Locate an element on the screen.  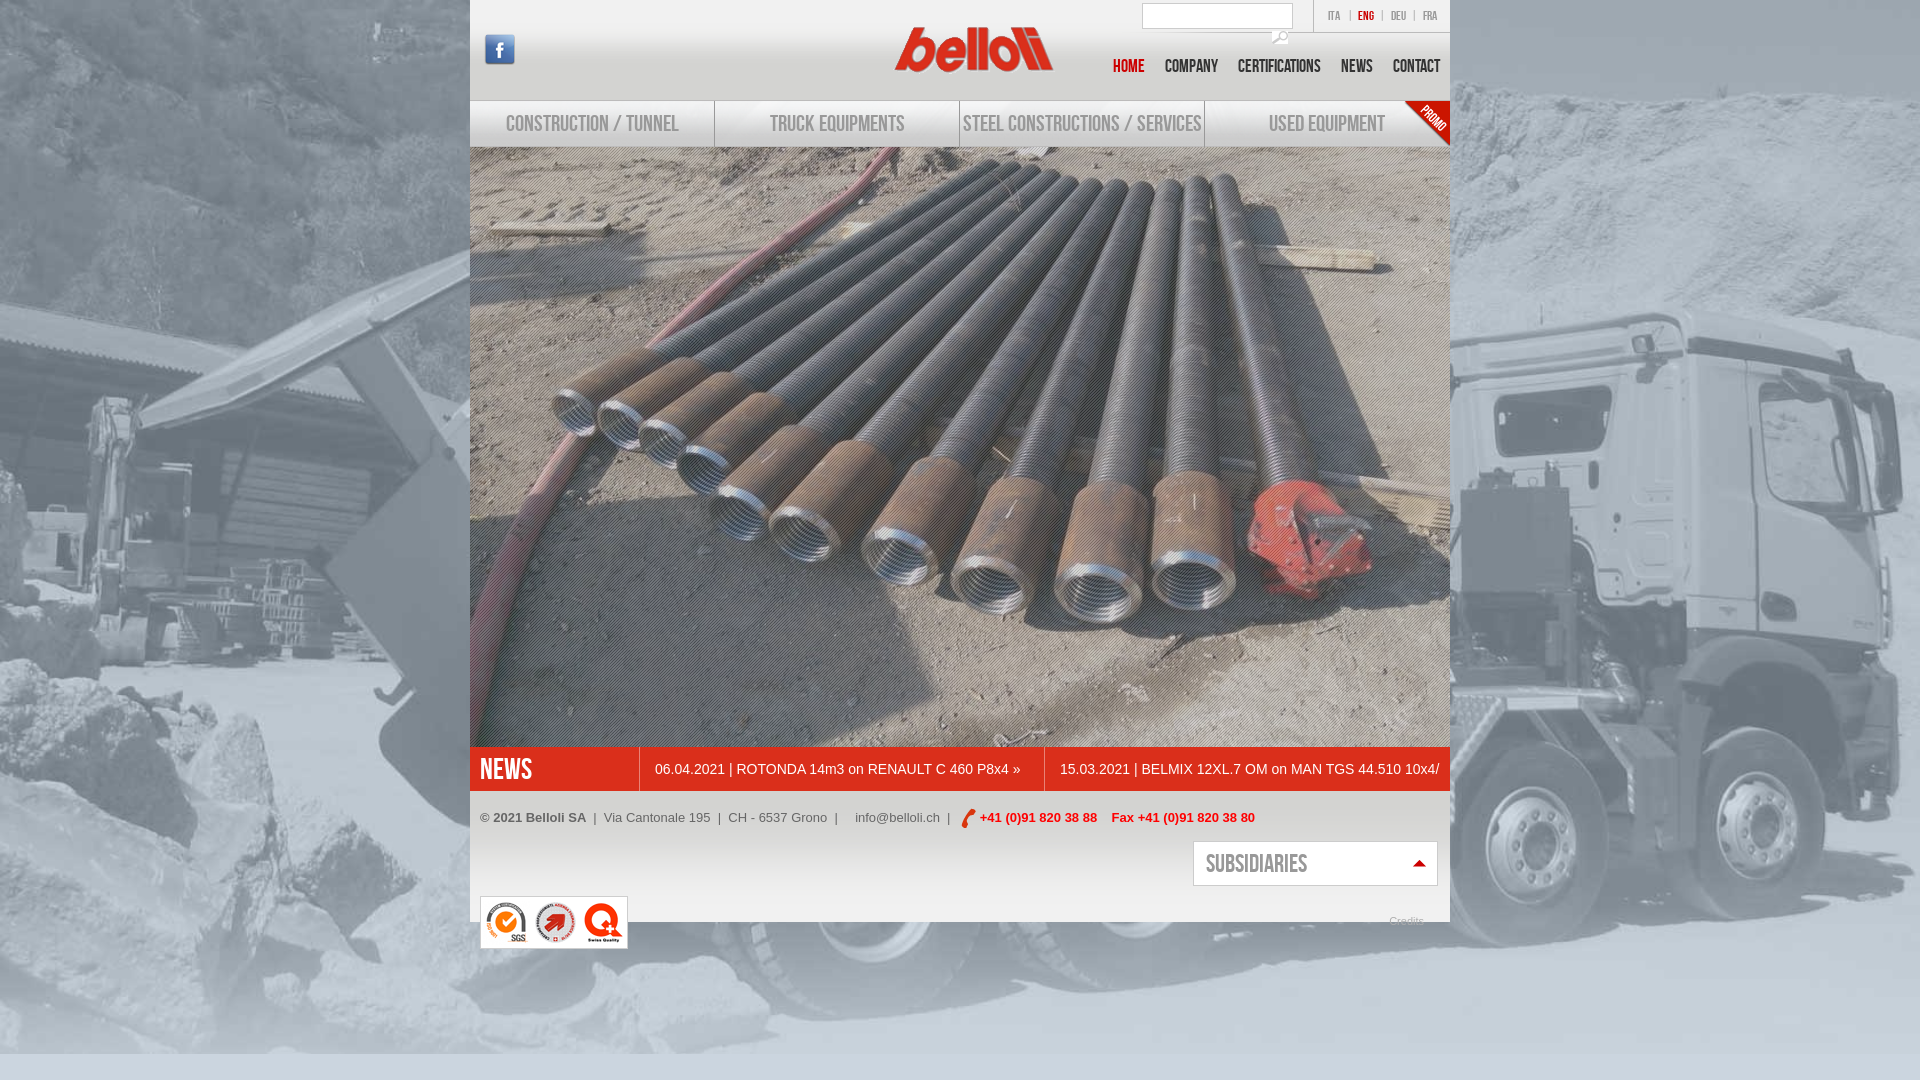
'Contact' is located at coordinates (1415, 64).